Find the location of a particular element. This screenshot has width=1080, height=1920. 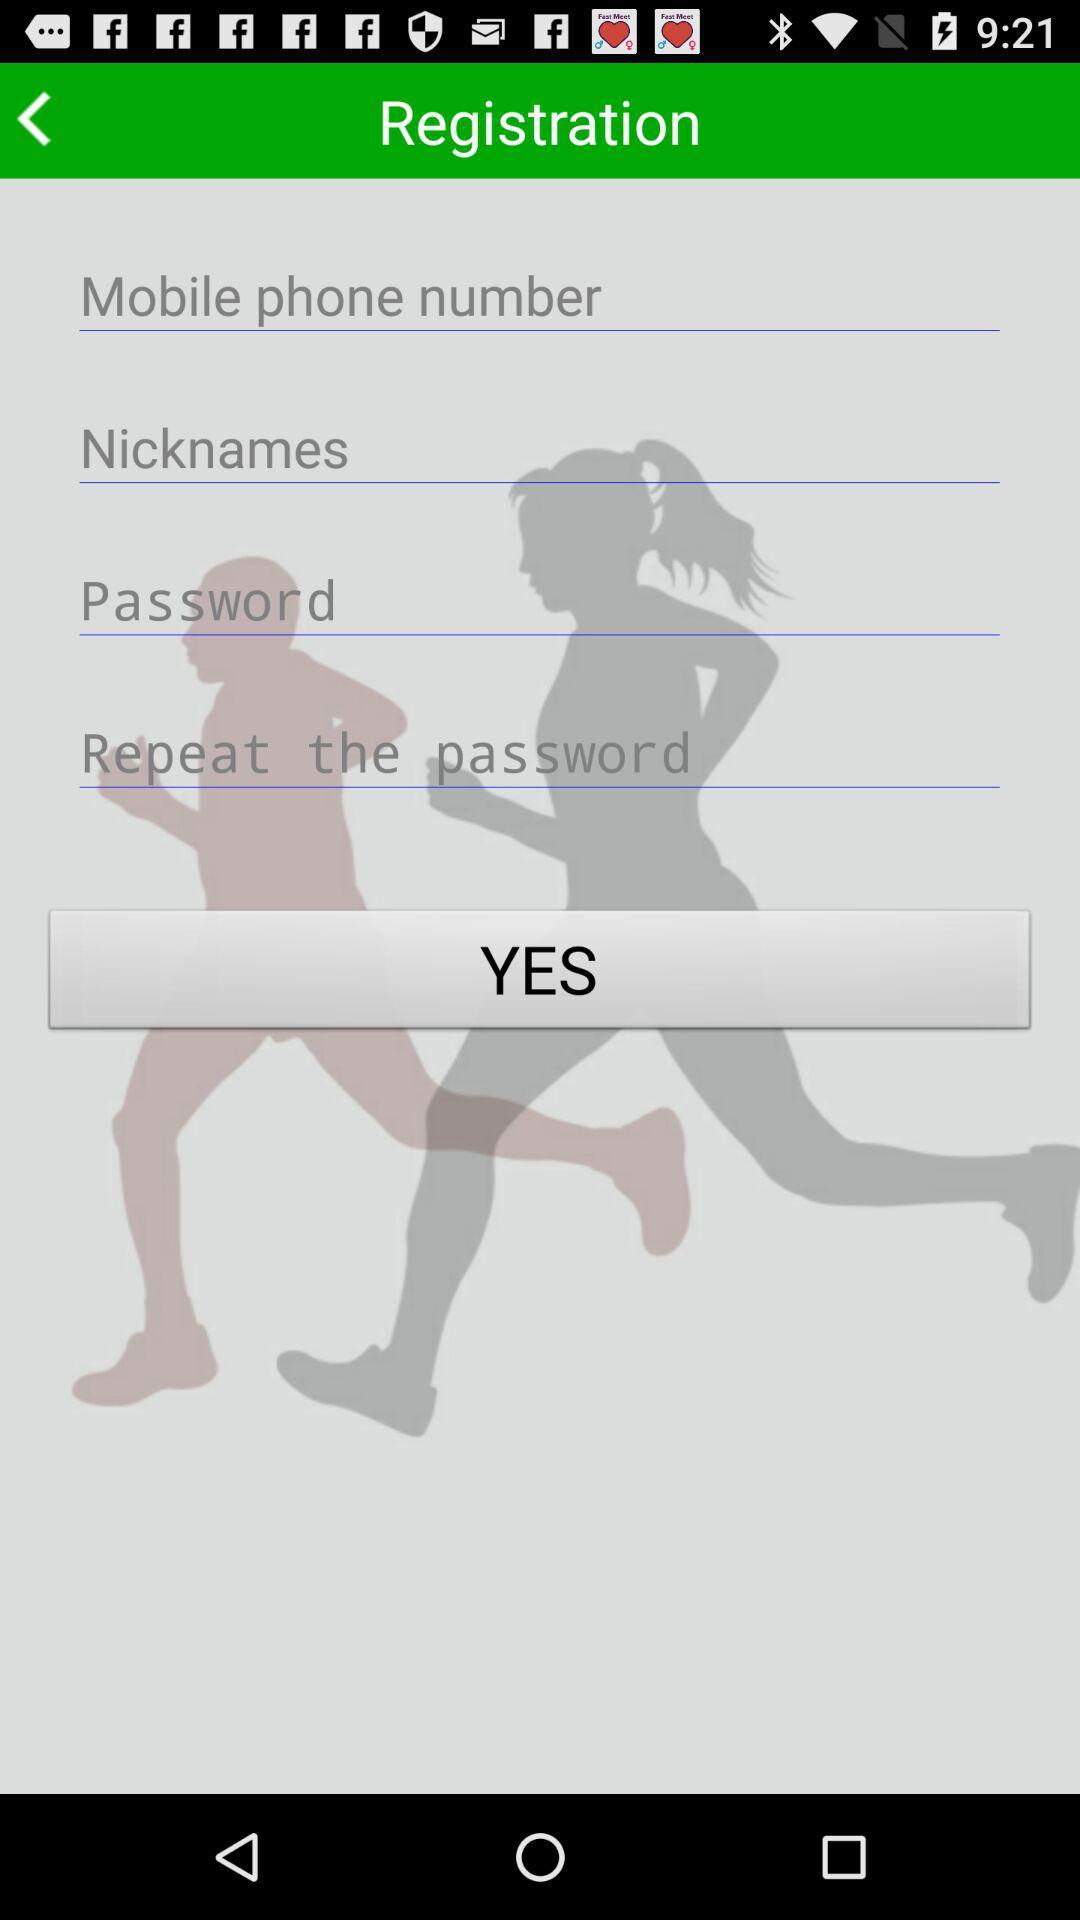

mobile phone number is located at coordinates (540, 293).